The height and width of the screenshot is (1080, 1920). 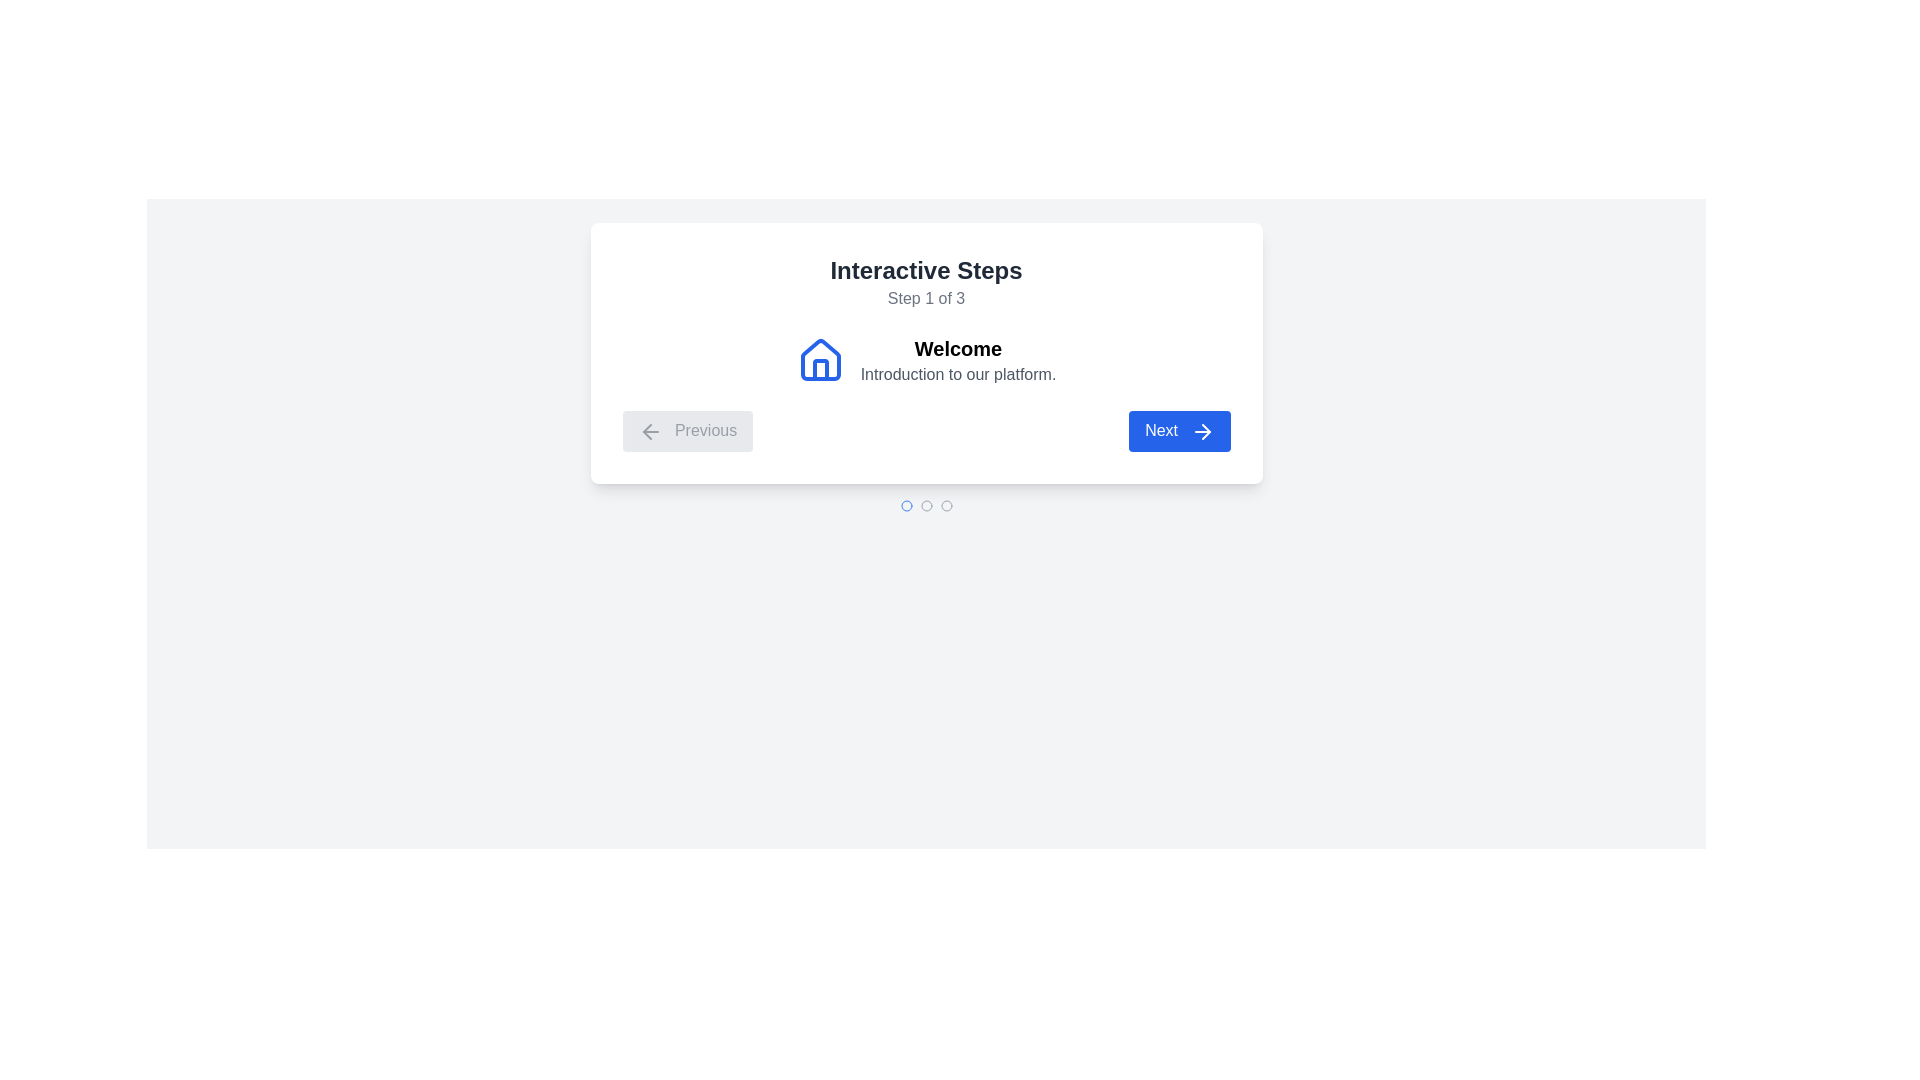 I want to click on the Text label displaying 'Introduction to our platform.' which is located beneath the title 'Welcome' within the white card UI component, so click(x=957, y=374).